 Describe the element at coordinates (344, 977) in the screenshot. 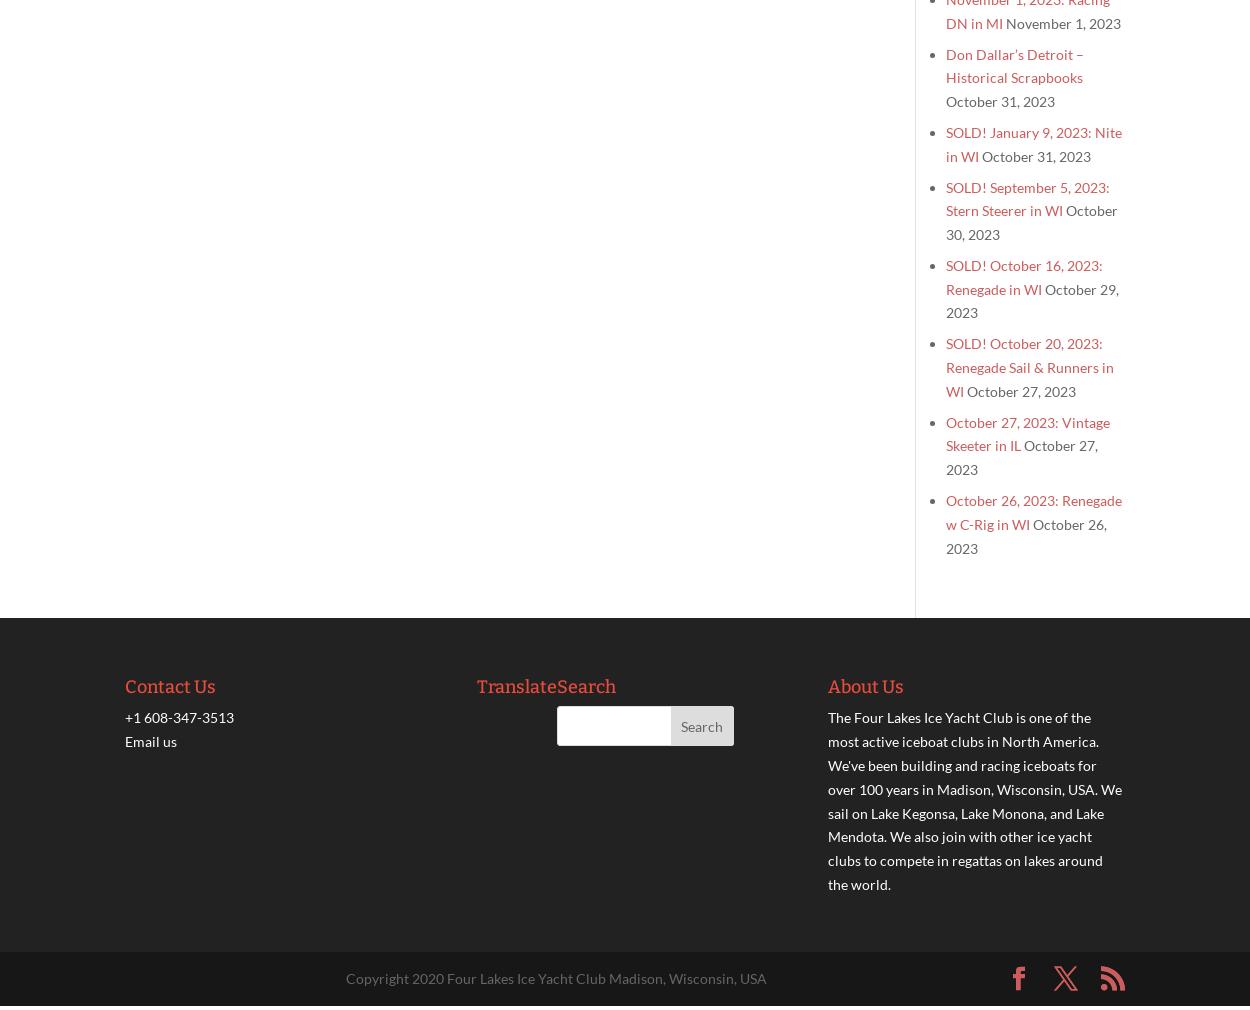

I see `'Copyright 2020 Four Lakes Ice Yacht Club
Madison, Wisconsin, USA'` at that location.